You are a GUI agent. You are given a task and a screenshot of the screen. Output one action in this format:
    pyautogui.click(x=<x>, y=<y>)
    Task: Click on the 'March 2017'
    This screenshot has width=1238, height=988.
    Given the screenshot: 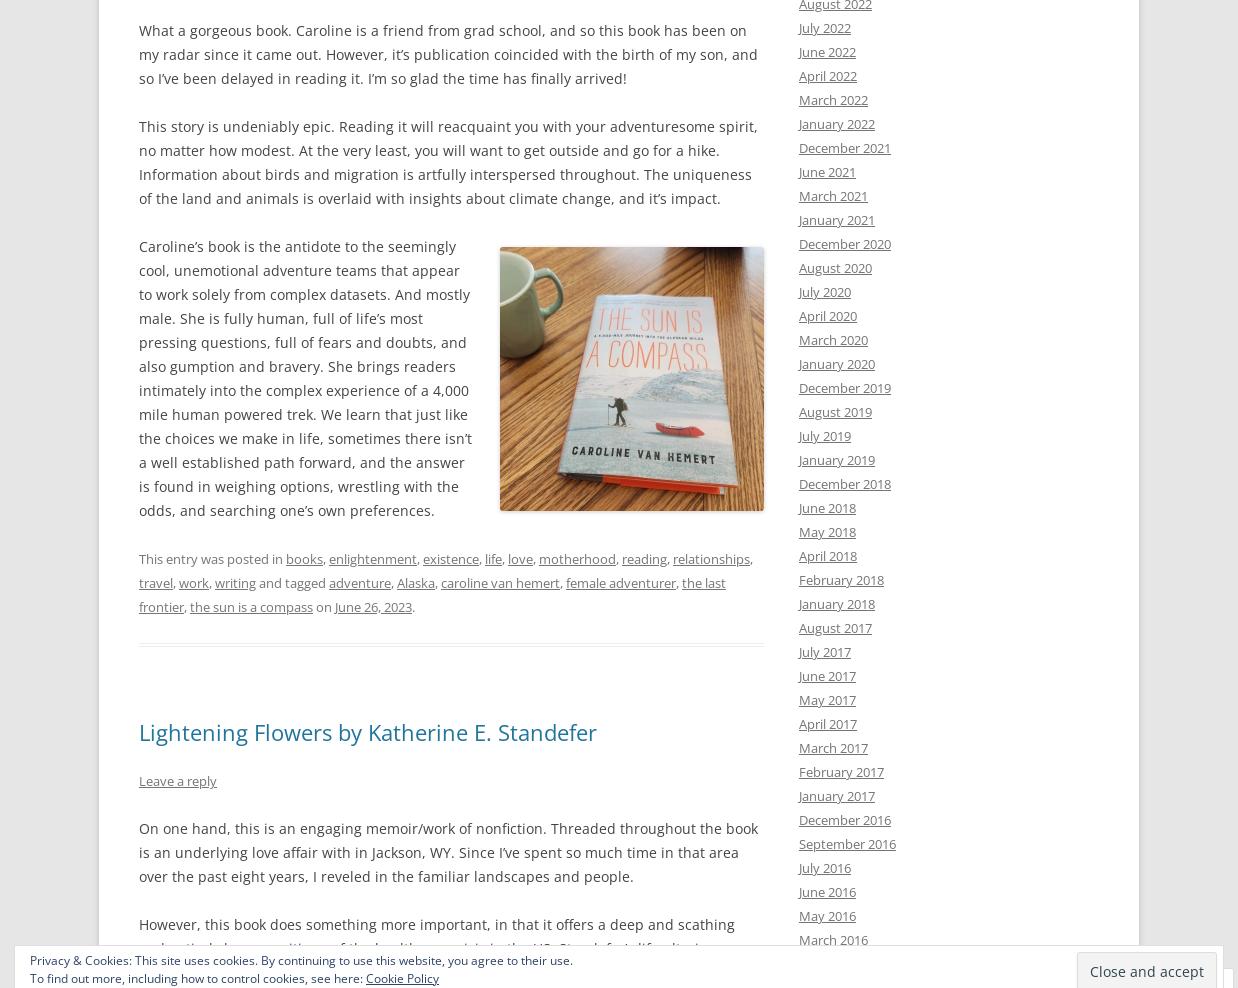 What is the action you would take?
    pyautogui.click(x=832, y=747)
    